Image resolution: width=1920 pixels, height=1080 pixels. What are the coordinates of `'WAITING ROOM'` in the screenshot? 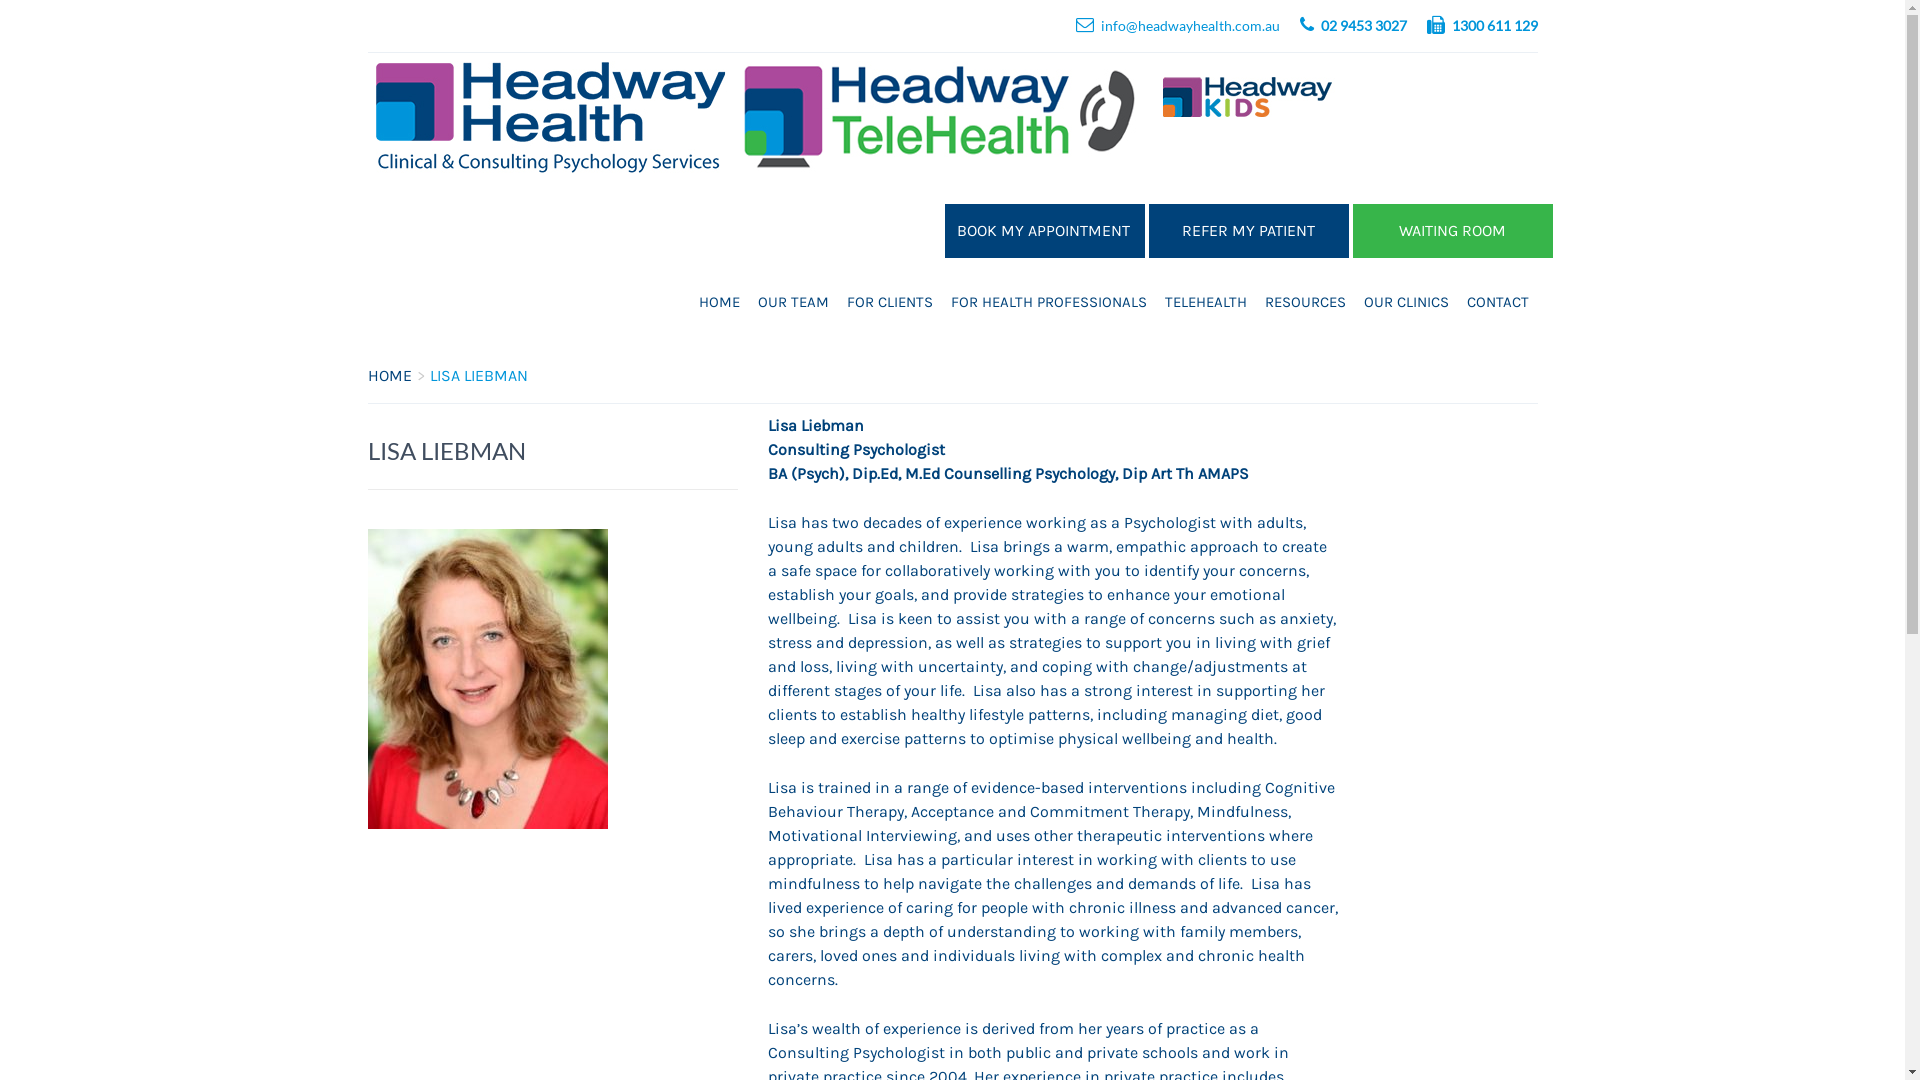 It's located at (1452, 230).